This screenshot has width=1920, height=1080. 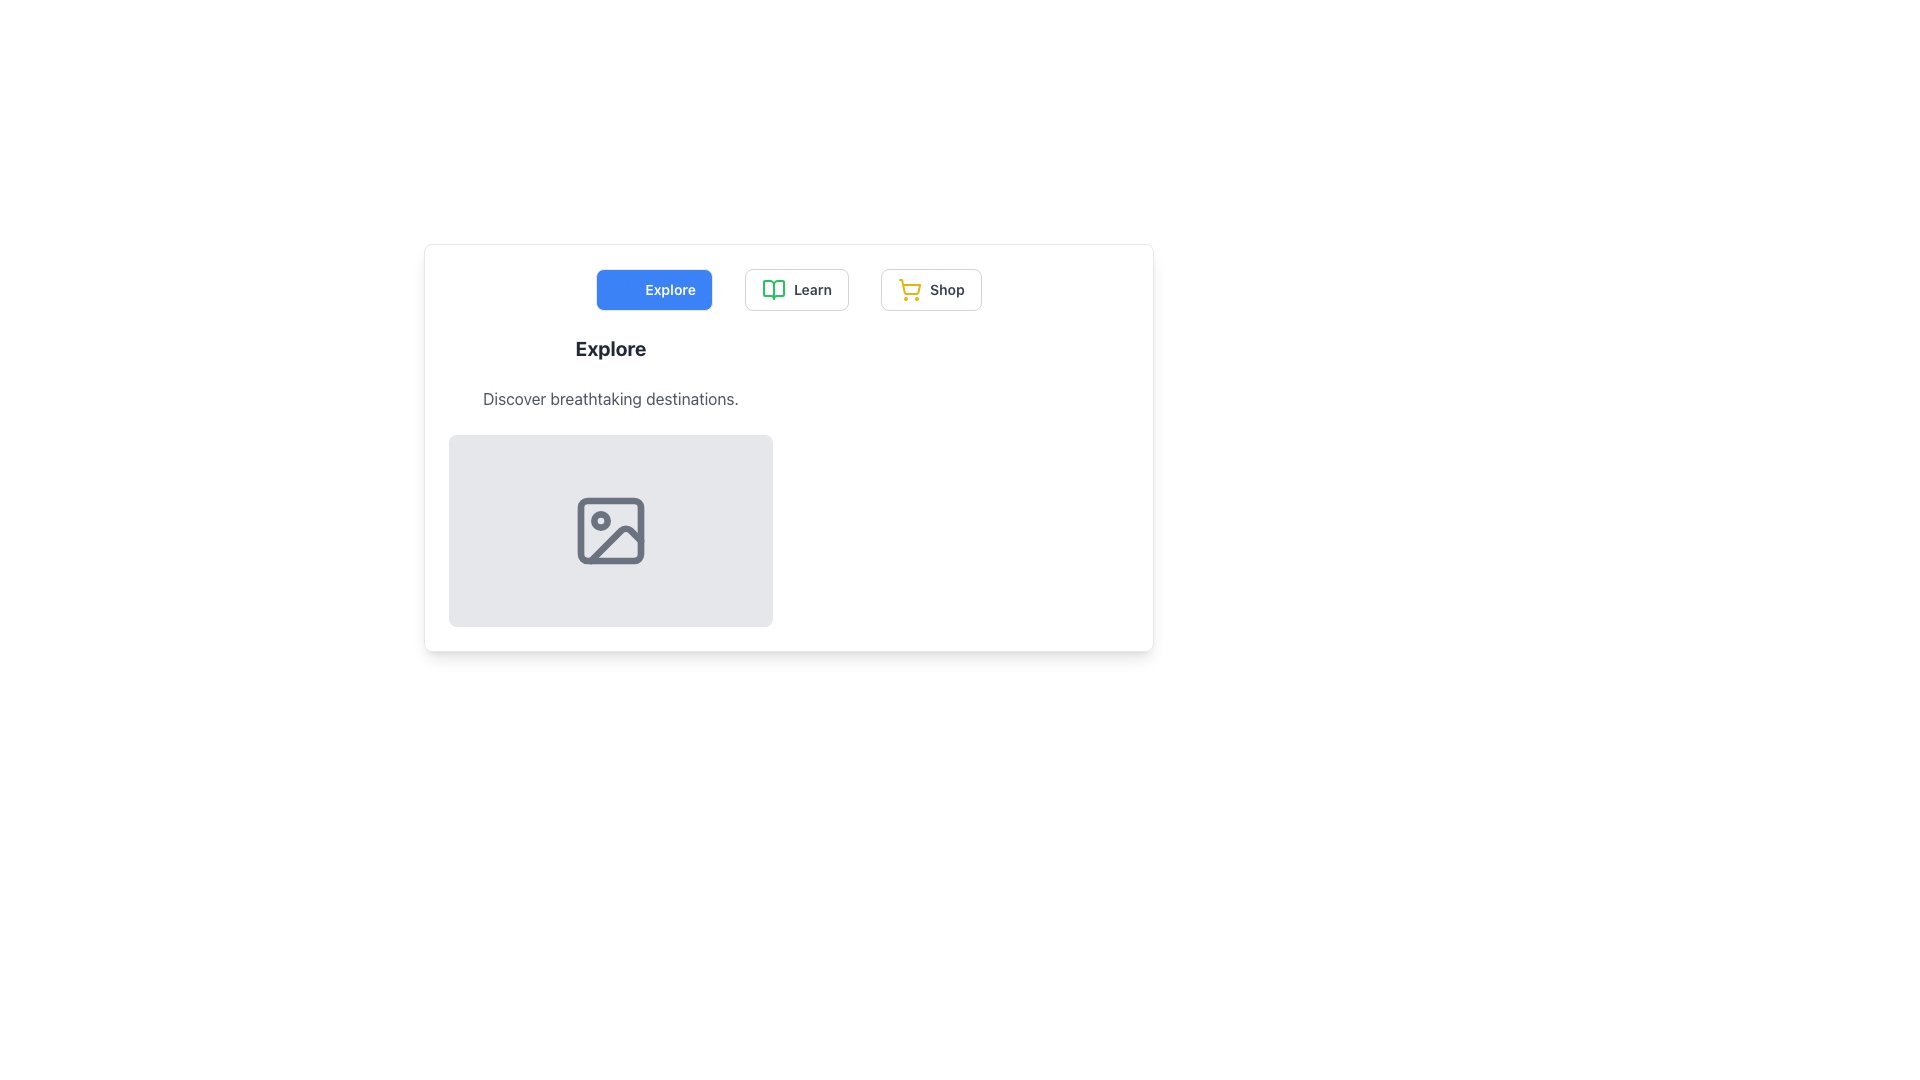 What do you see at coordinates (787, 289) in the screenshot?
I see `the 'Learn' button located between the 'Explore' button and the 'Shop' button at the top of the card interface` at bounding box center [787, 289].